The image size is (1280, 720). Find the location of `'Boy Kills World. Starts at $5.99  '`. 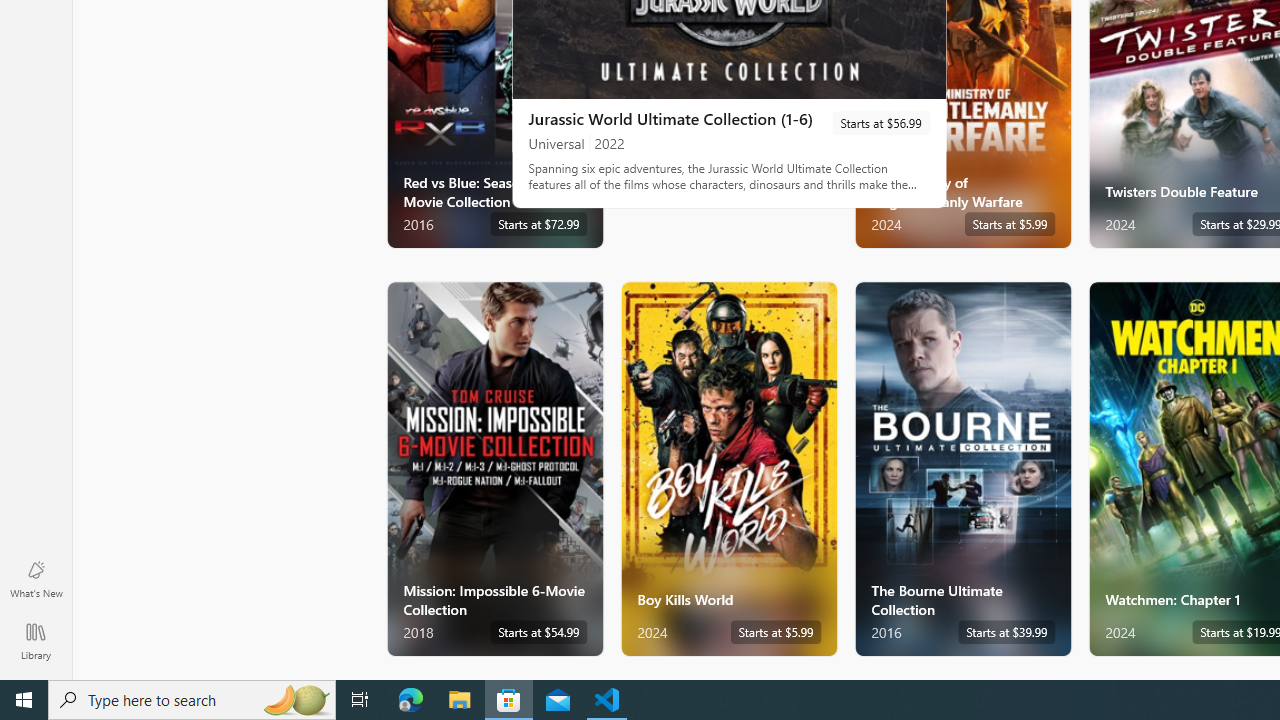

'Boy Kills World. Starts at $5.99  ' is located at coordinates (727, 468).